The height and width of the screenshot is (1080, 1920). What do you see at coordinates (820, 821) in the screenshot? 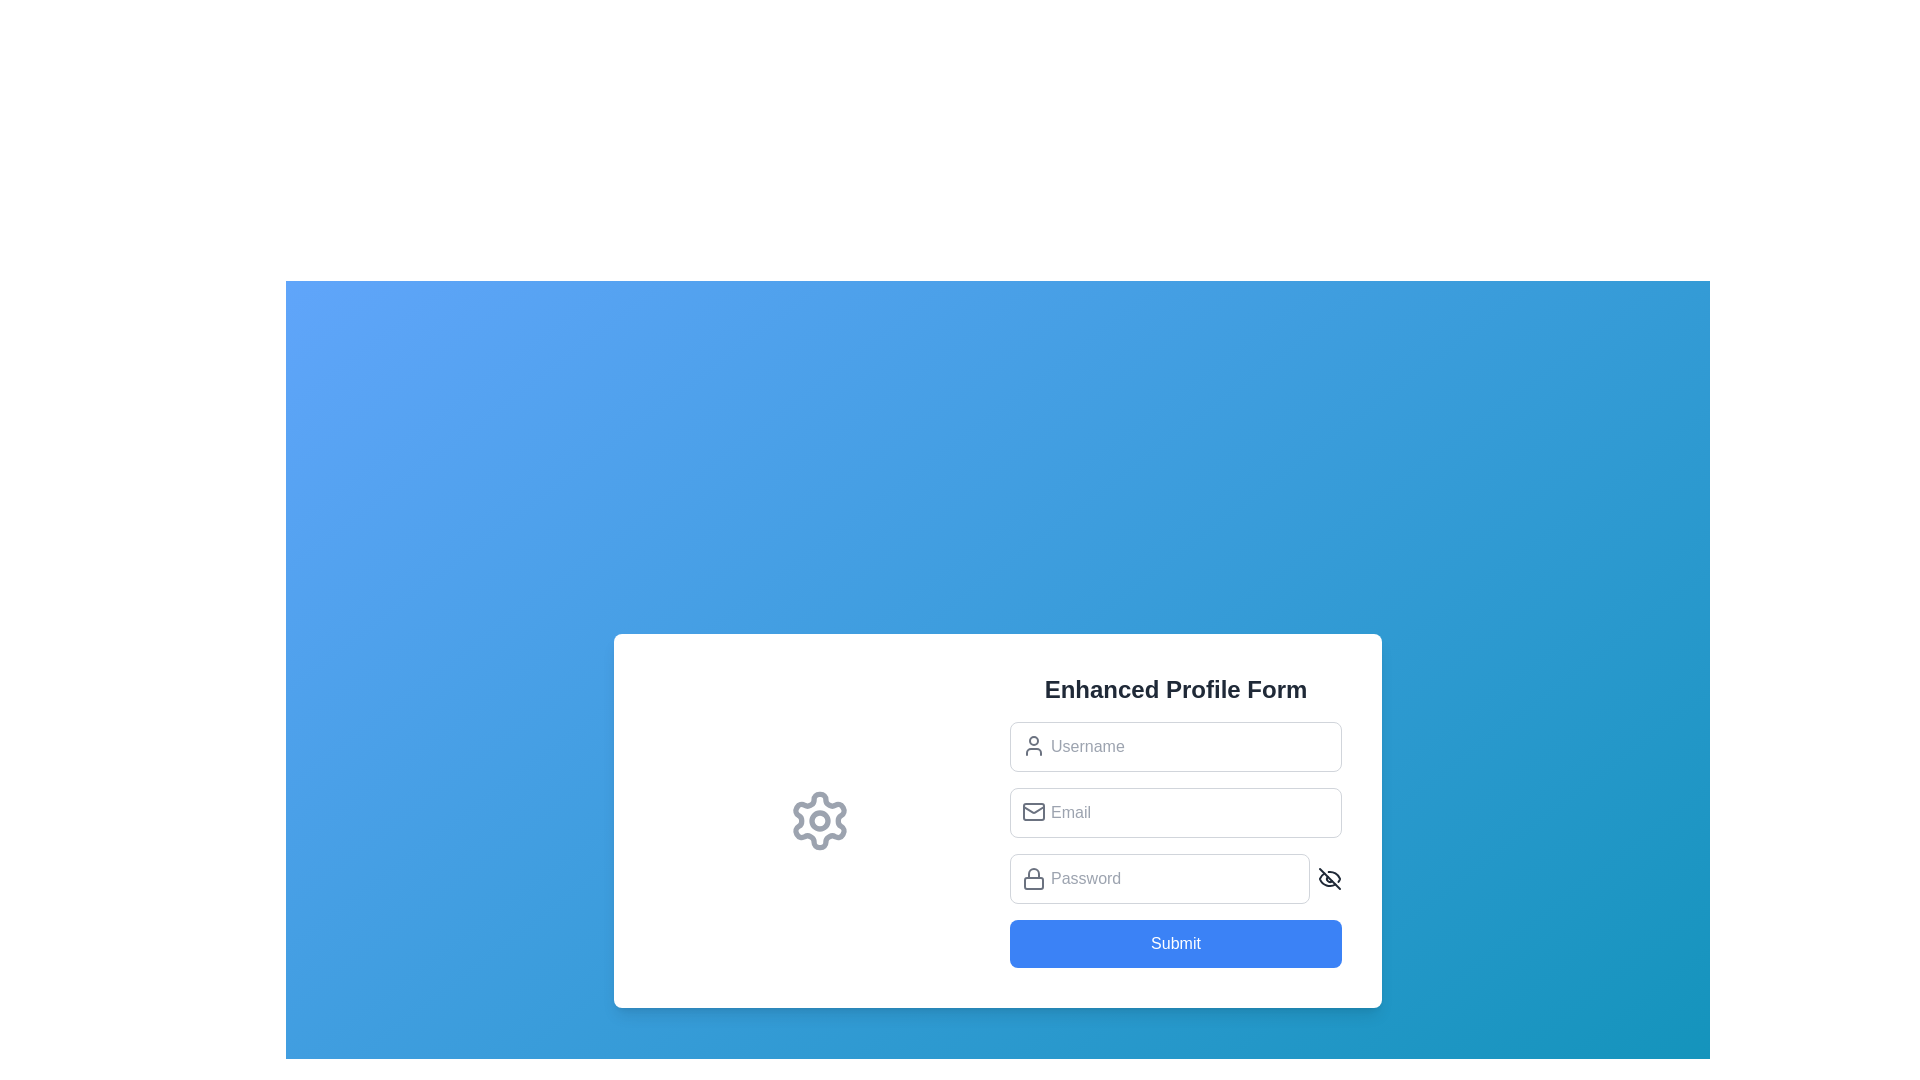
I see `small circular SVG element located at the center of the gear-like icon, which is part of a grouping on the left of the 'Enhanced Profile Form'` at bounding box center [820, 821].